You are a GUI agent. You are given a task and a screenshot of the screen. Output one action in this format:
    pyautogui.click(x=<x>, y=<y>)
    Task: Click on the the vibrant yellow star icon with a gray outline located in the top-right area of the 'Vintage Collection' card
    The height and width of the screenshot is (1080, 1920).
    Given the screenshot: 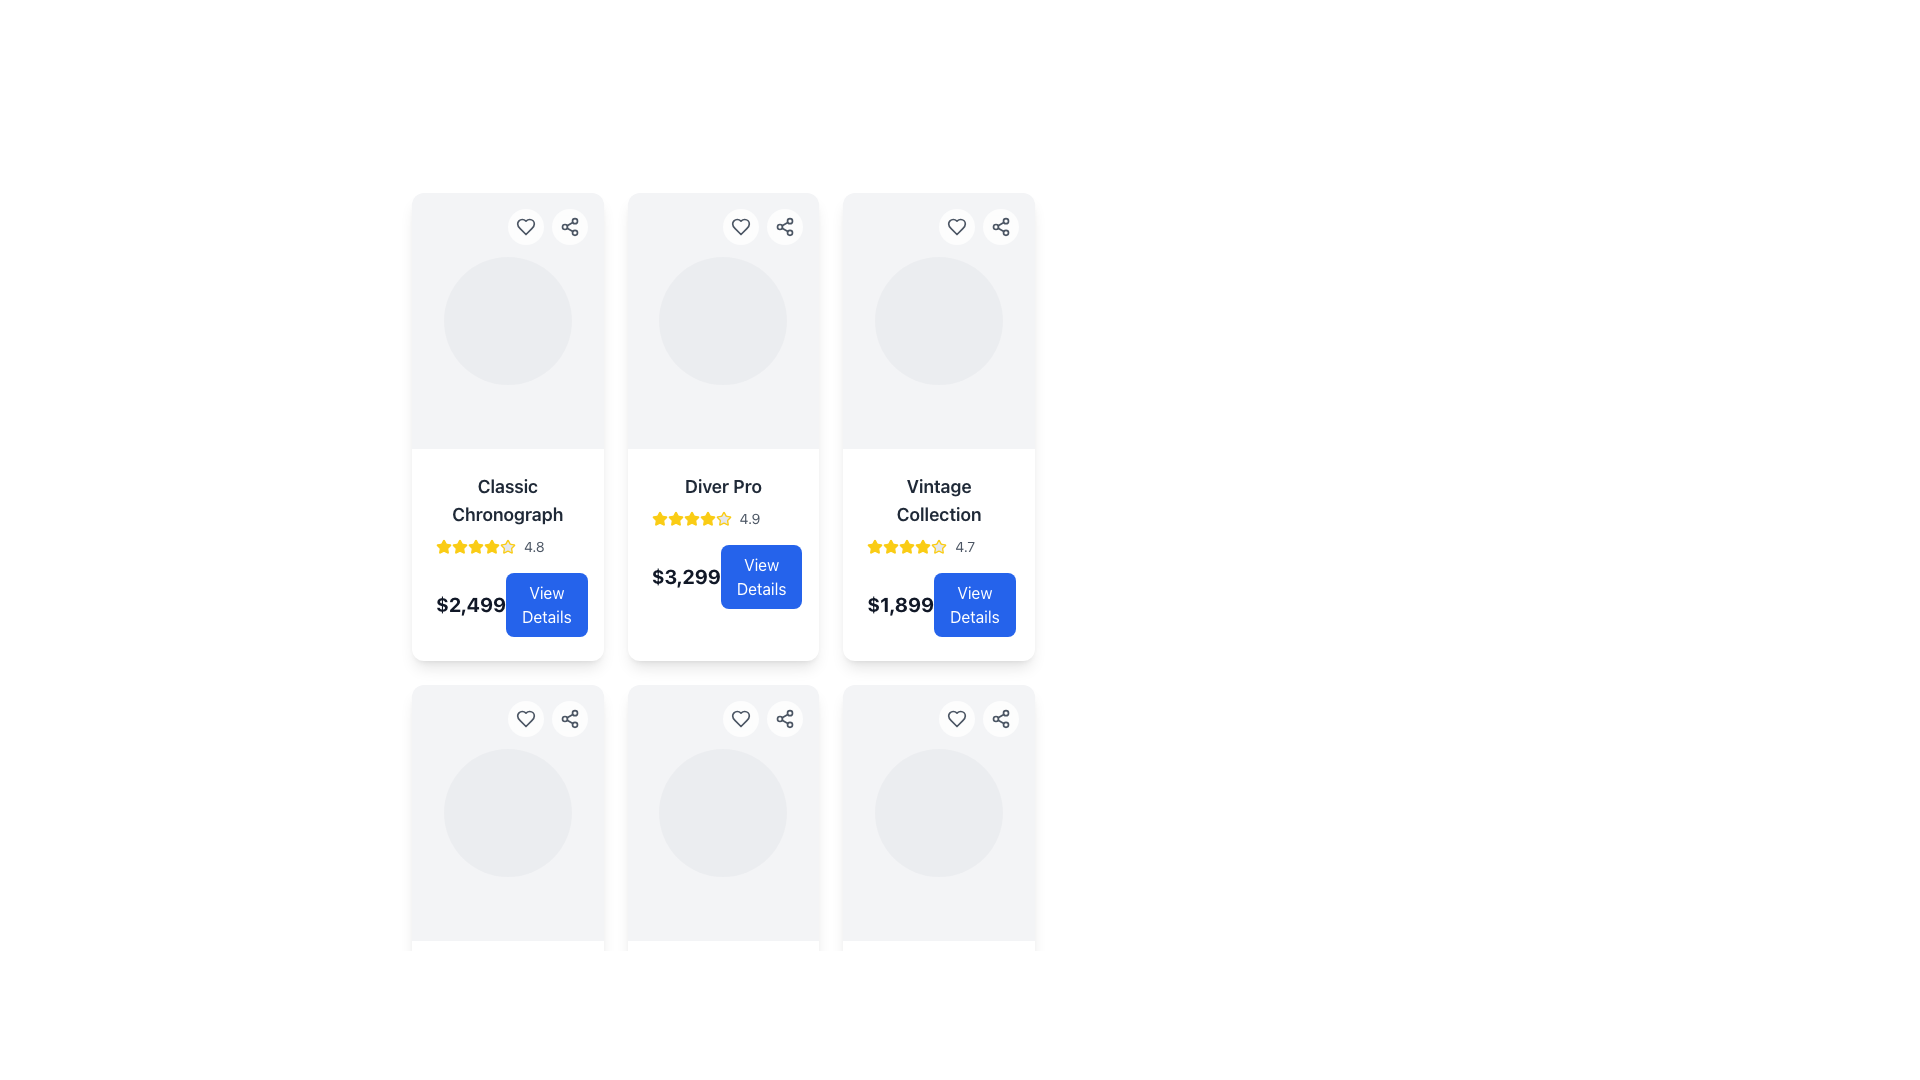 What is the action you would take?
    pyautogui.click(x=938, y=546)
    